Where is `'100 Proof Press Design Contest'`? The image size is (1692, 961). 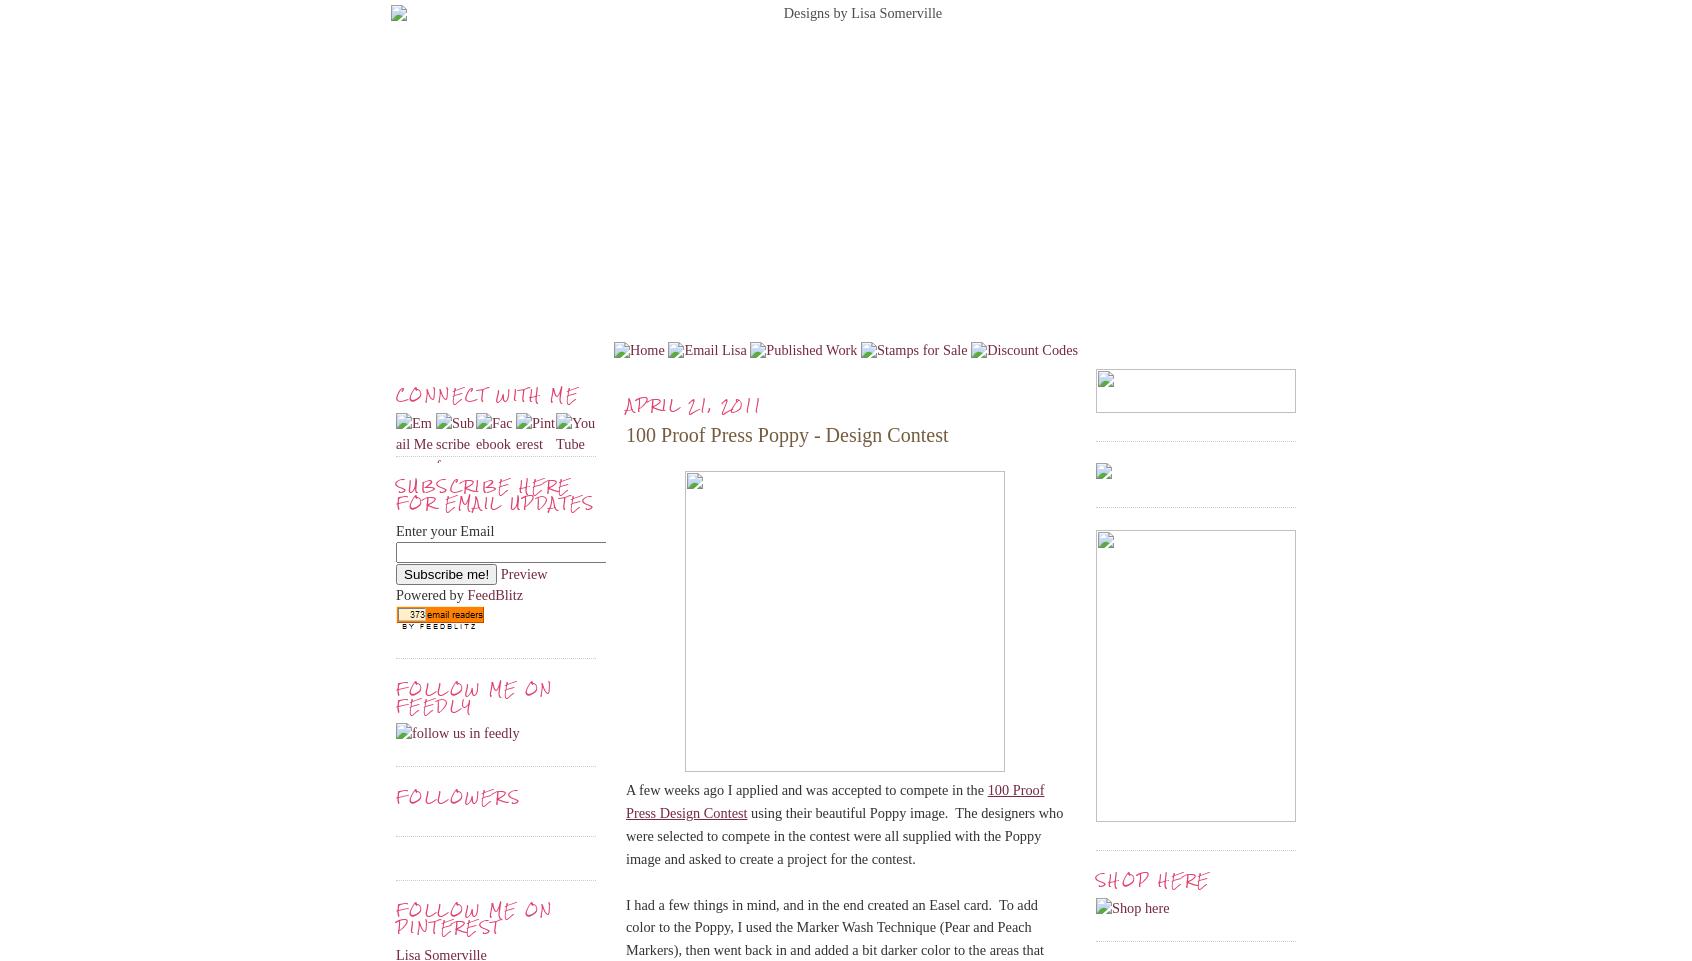 '100 Proof Press Design Contest' is located at coordinates (835, 800).